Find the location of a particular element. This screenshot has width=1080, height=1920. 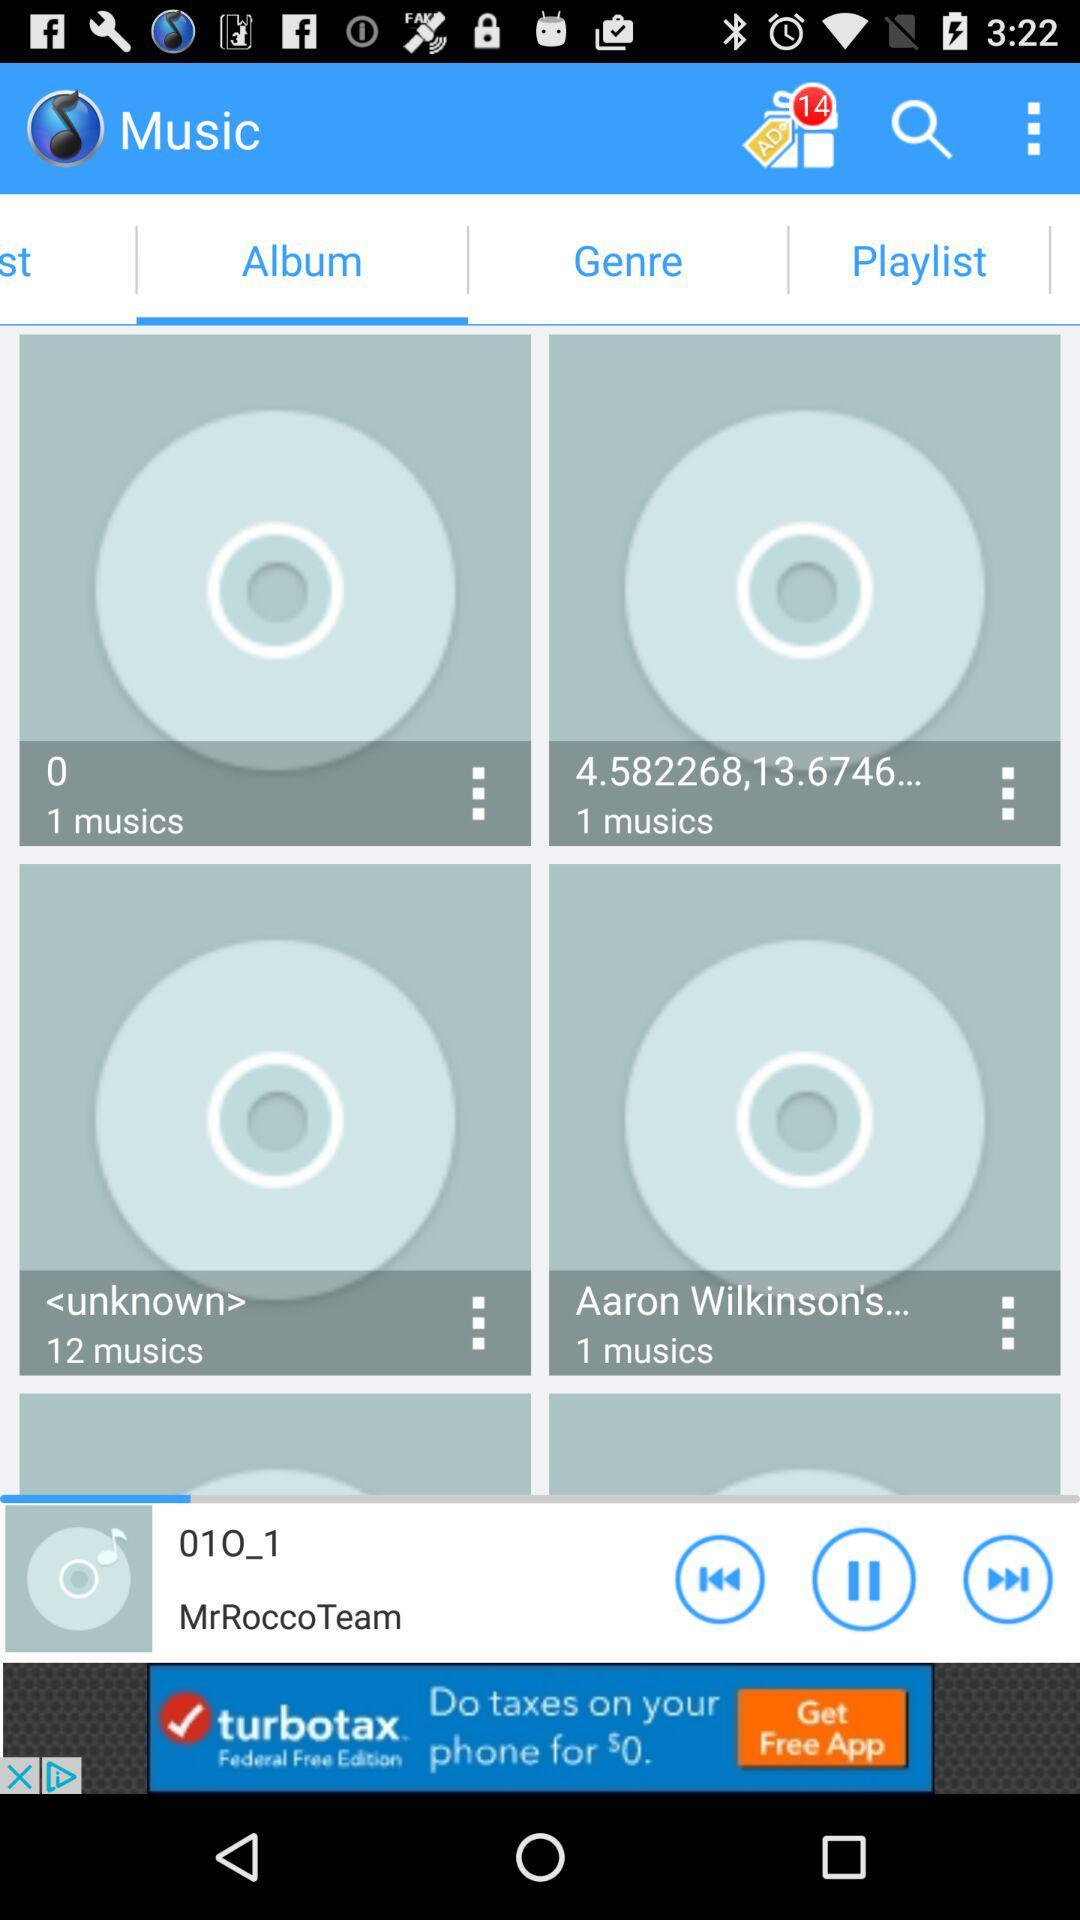

app option is located at coordinates (922, 127).